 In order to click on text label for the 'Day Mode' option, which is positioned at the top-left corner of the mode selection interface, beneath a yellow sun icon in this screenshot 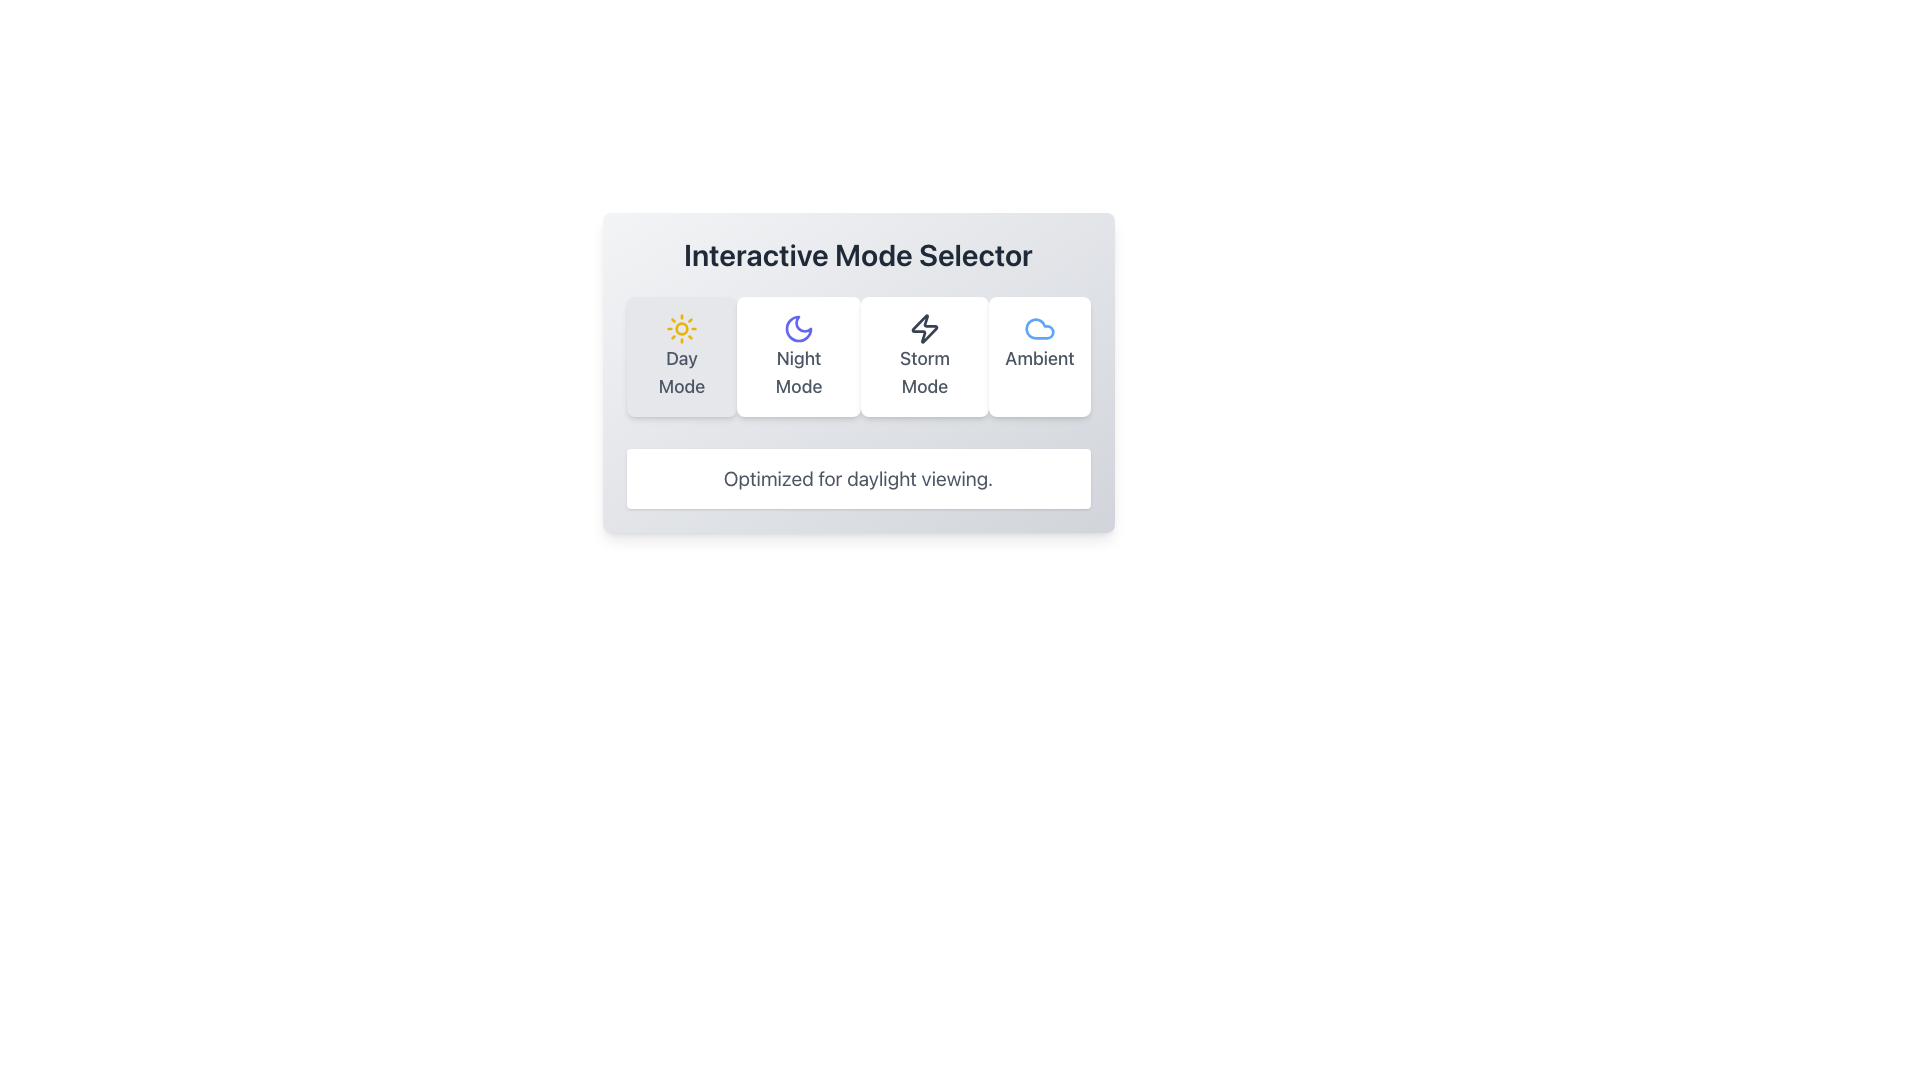, I will do `click(681, 373)`.